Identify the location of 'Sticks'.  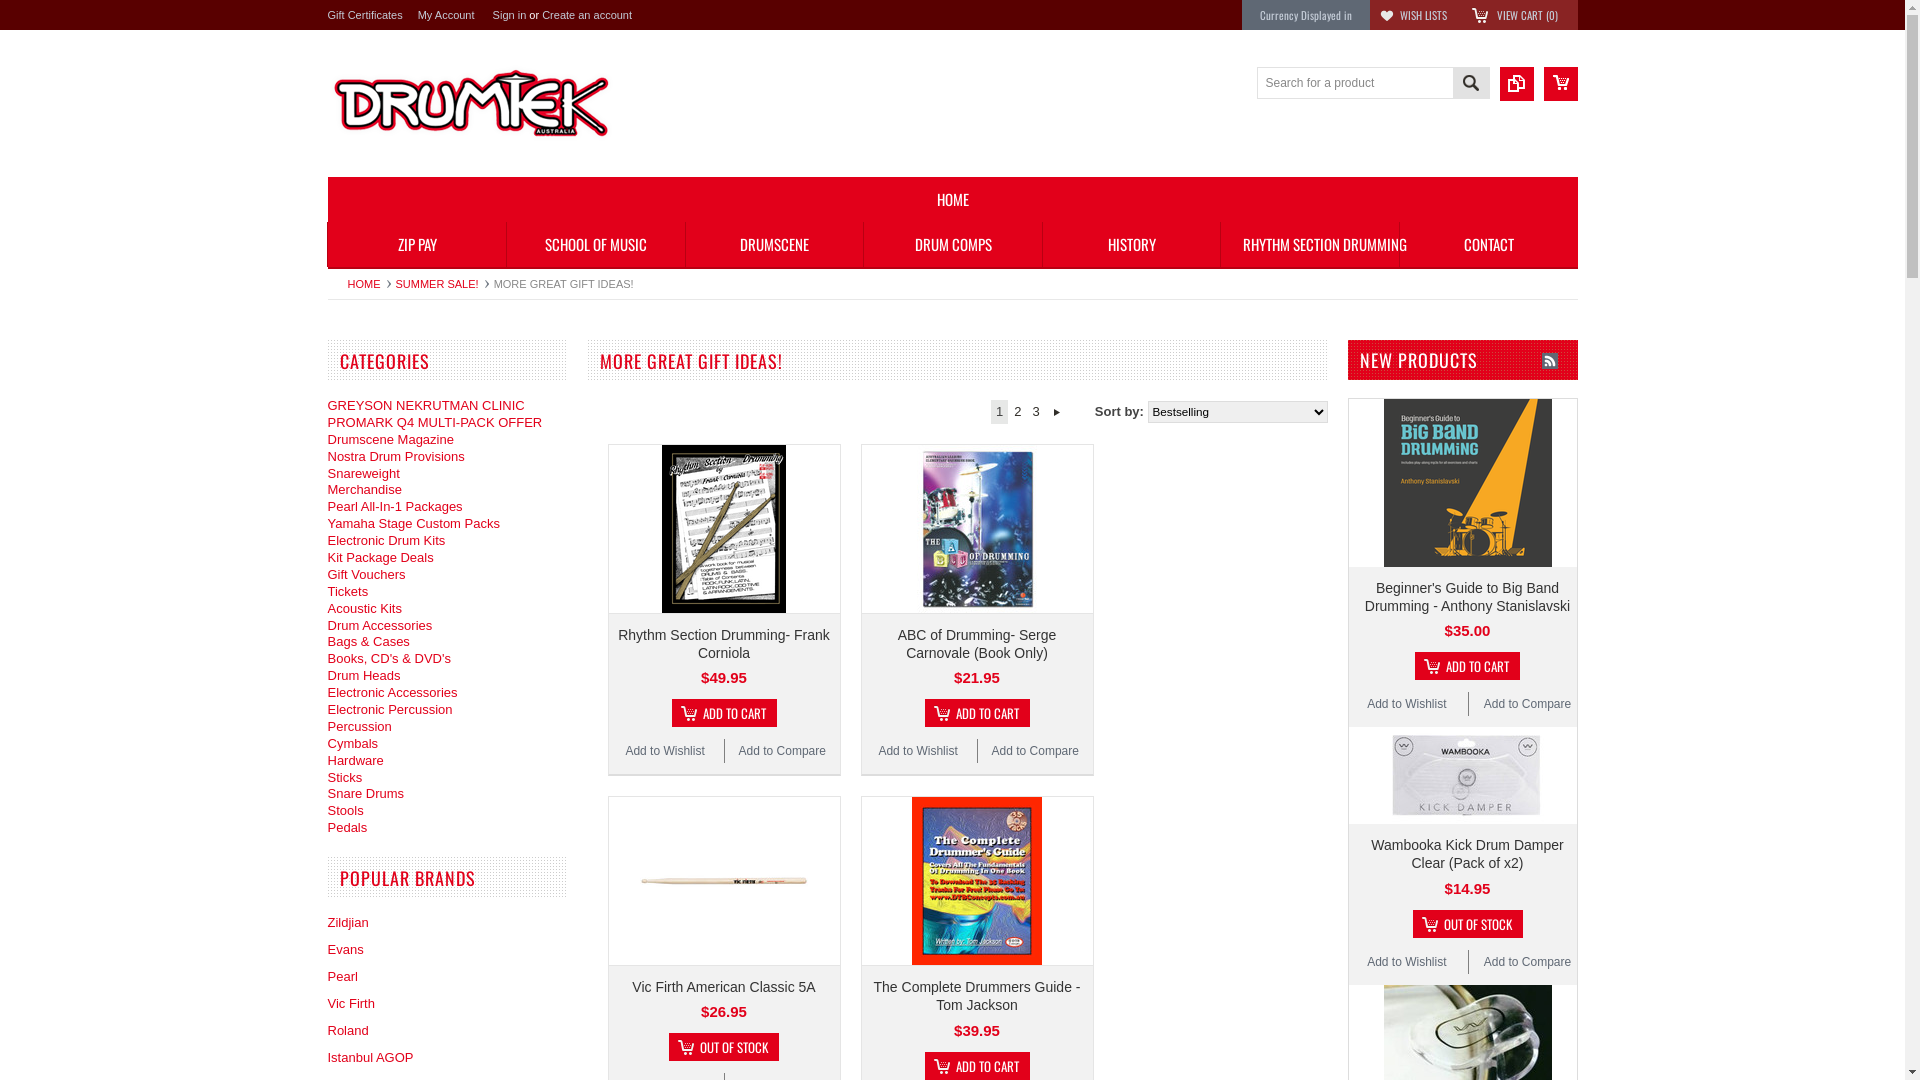
(345, 776).